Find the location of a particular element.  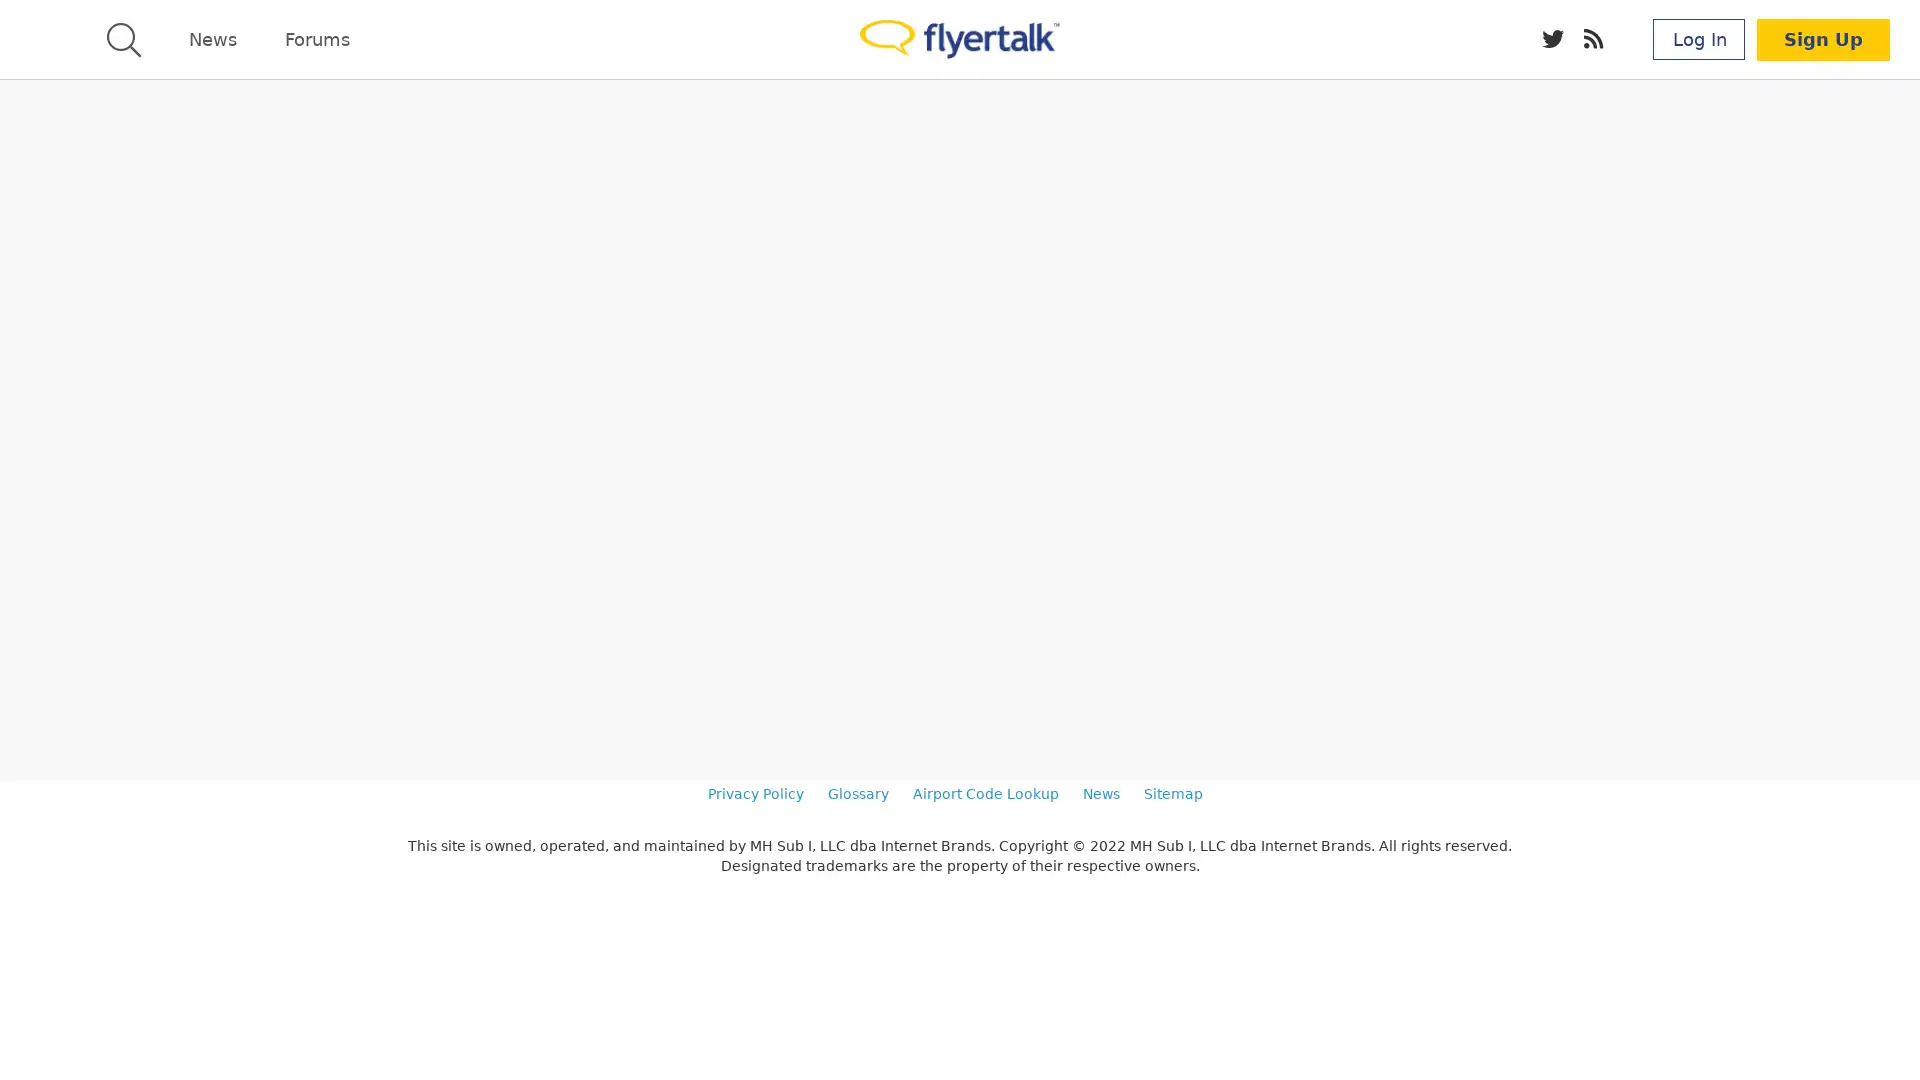

Most Reviewed is located at coordinates (184, 700).